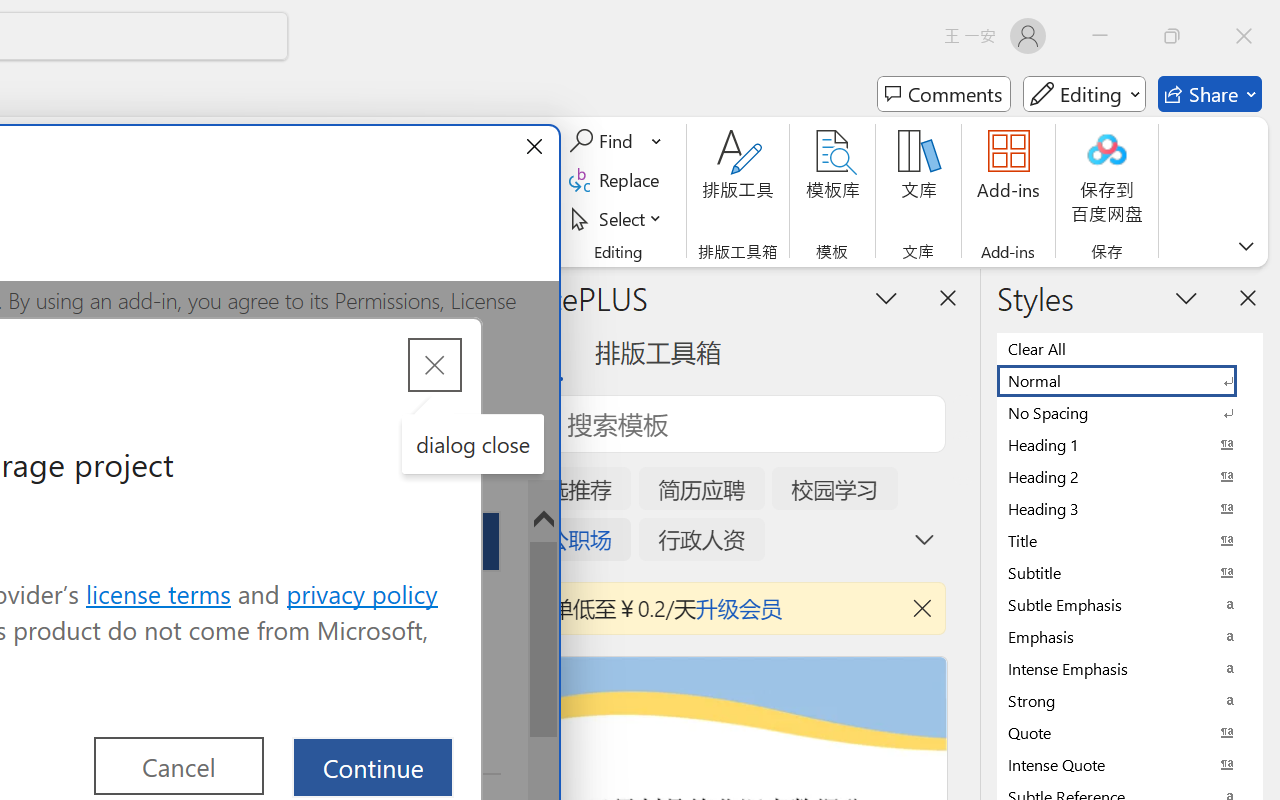 The width and height of the screenshot is (1280, 800). What do you see at coordinates (1130, 443) in the screenshot?
I see `'Heading 1'` at bounding box center [1130, 443].